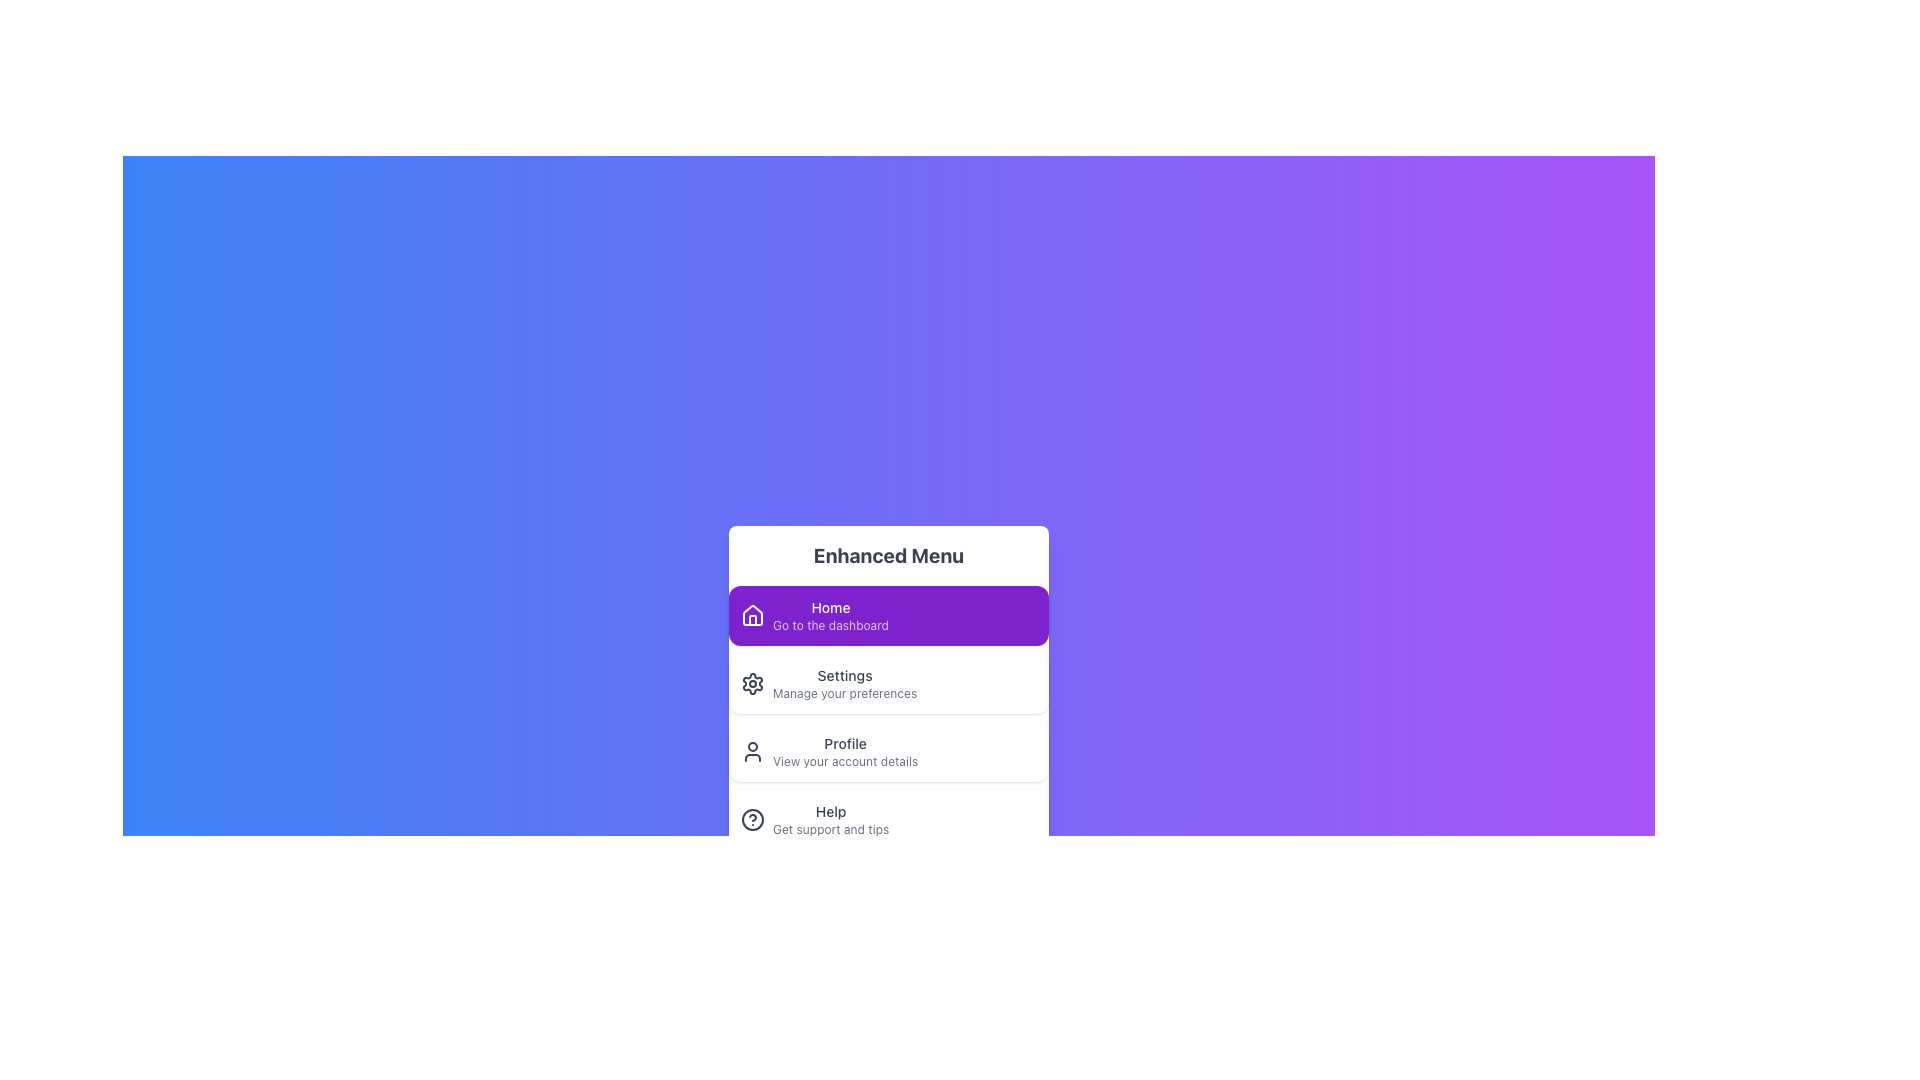  Describe the element at coordinates (752, 682) in the screenshot. I see `the cogwheel icon located in the settings section of the menu` at that location.